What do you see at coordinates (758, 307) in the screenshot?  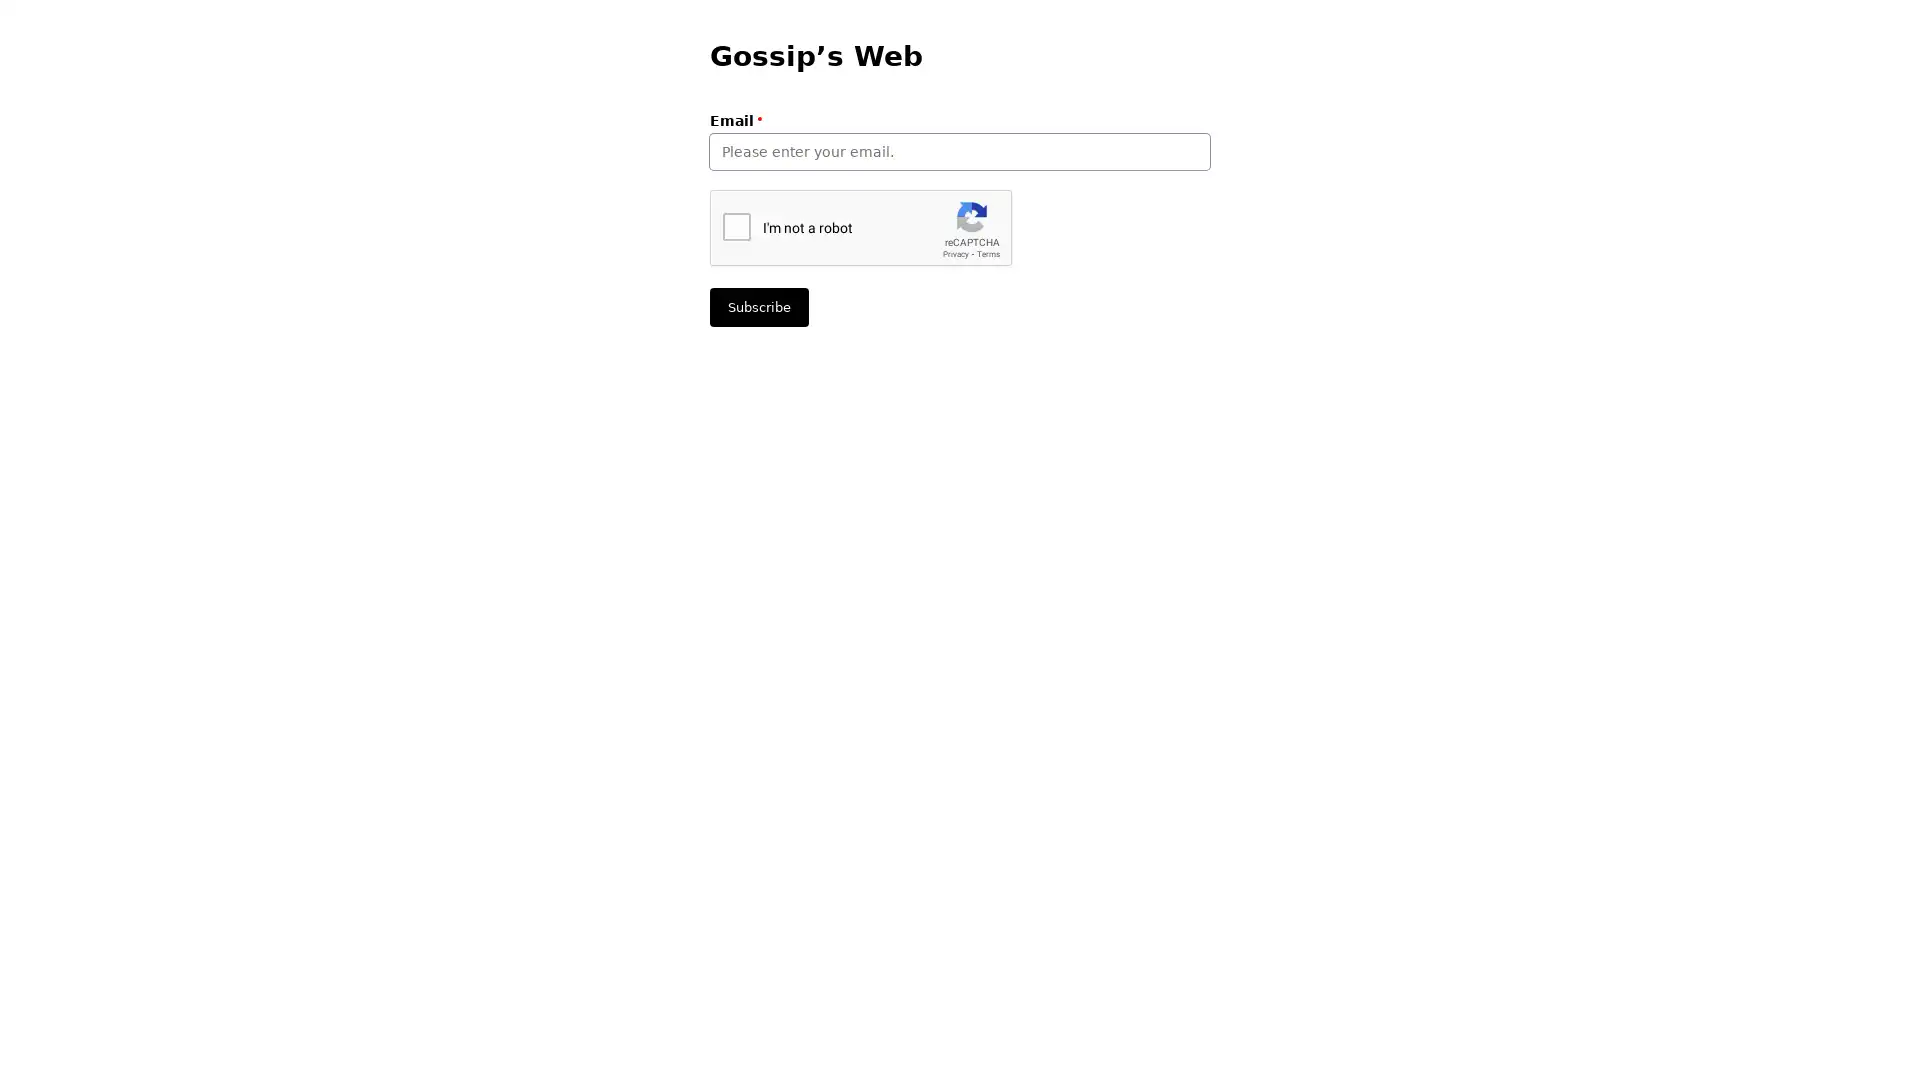 I see `Subscribe` at bounding box center [758, 307].